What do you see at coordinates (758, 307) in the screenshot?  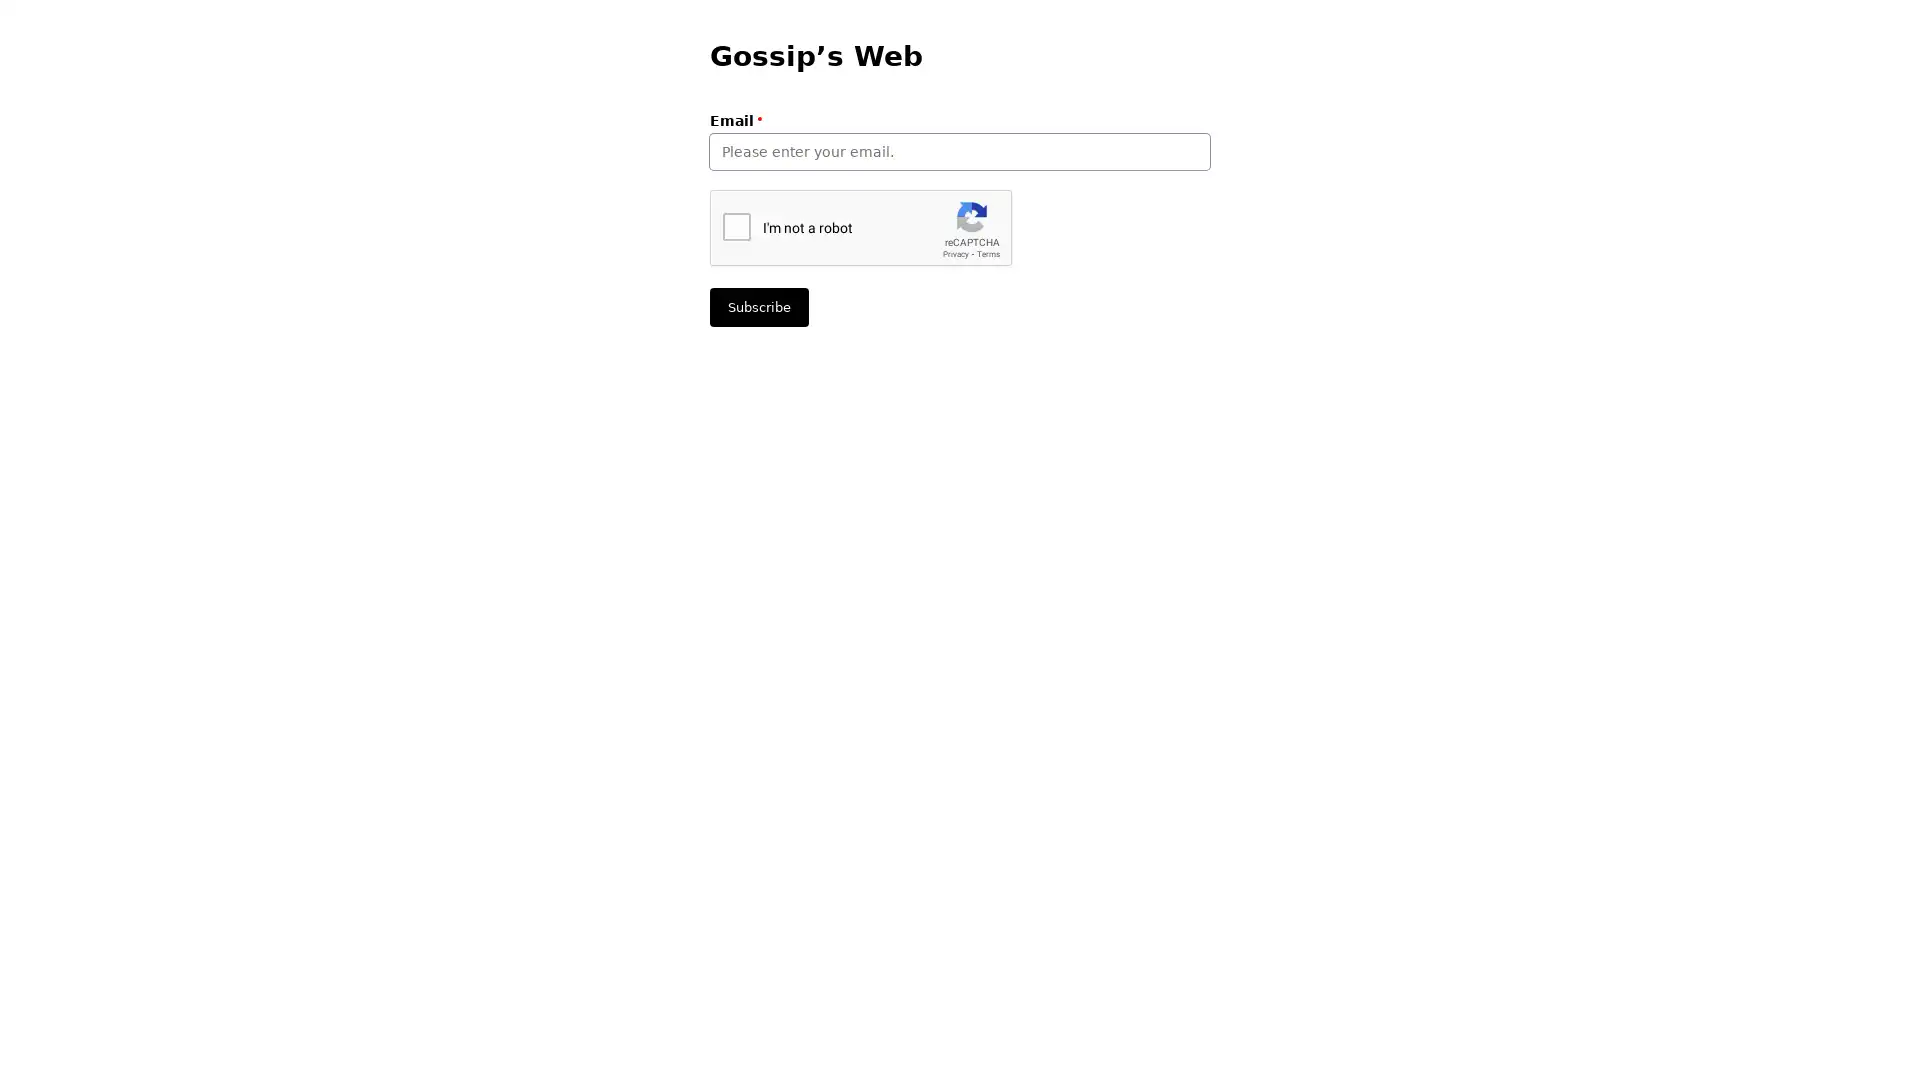 I see `Subscribe` at bounding box center [758, 307].